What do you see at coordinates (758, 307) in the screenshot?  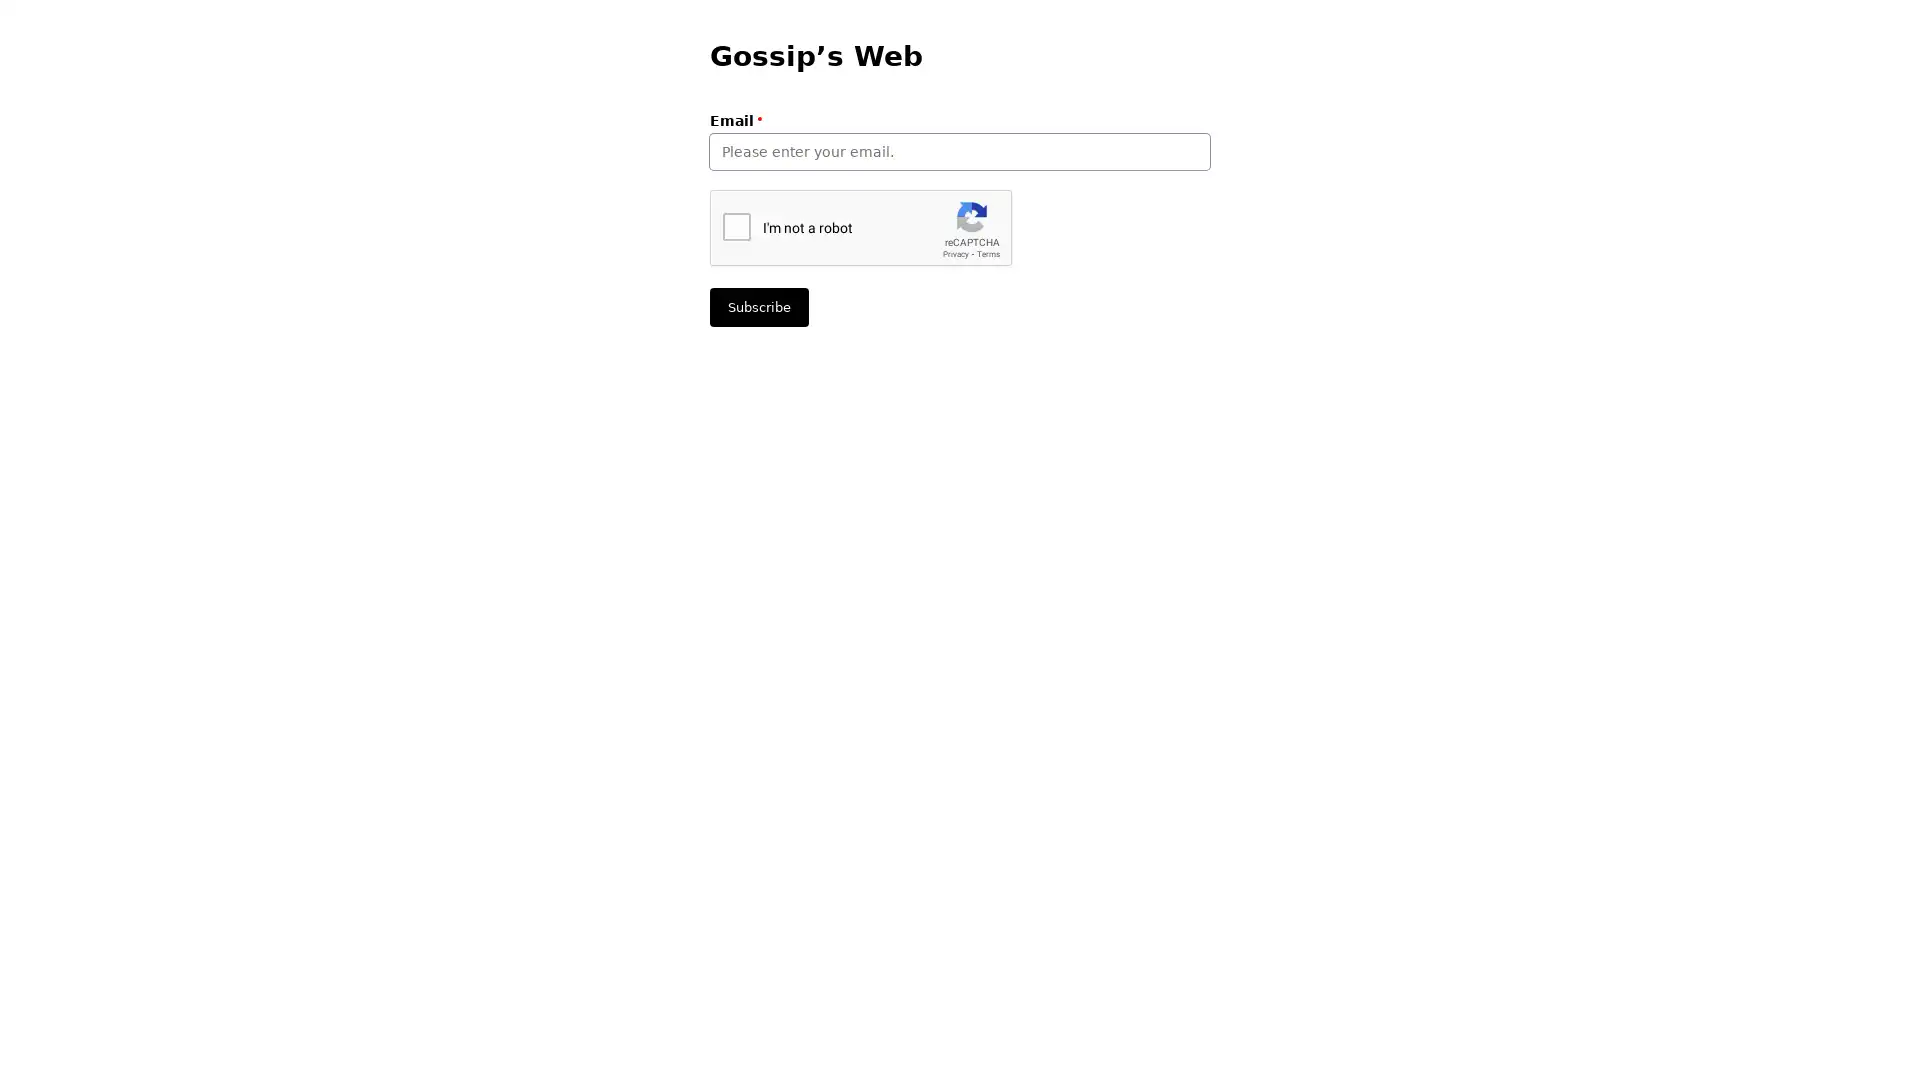 I see `Subscribe` at bounding box center [758, 307].